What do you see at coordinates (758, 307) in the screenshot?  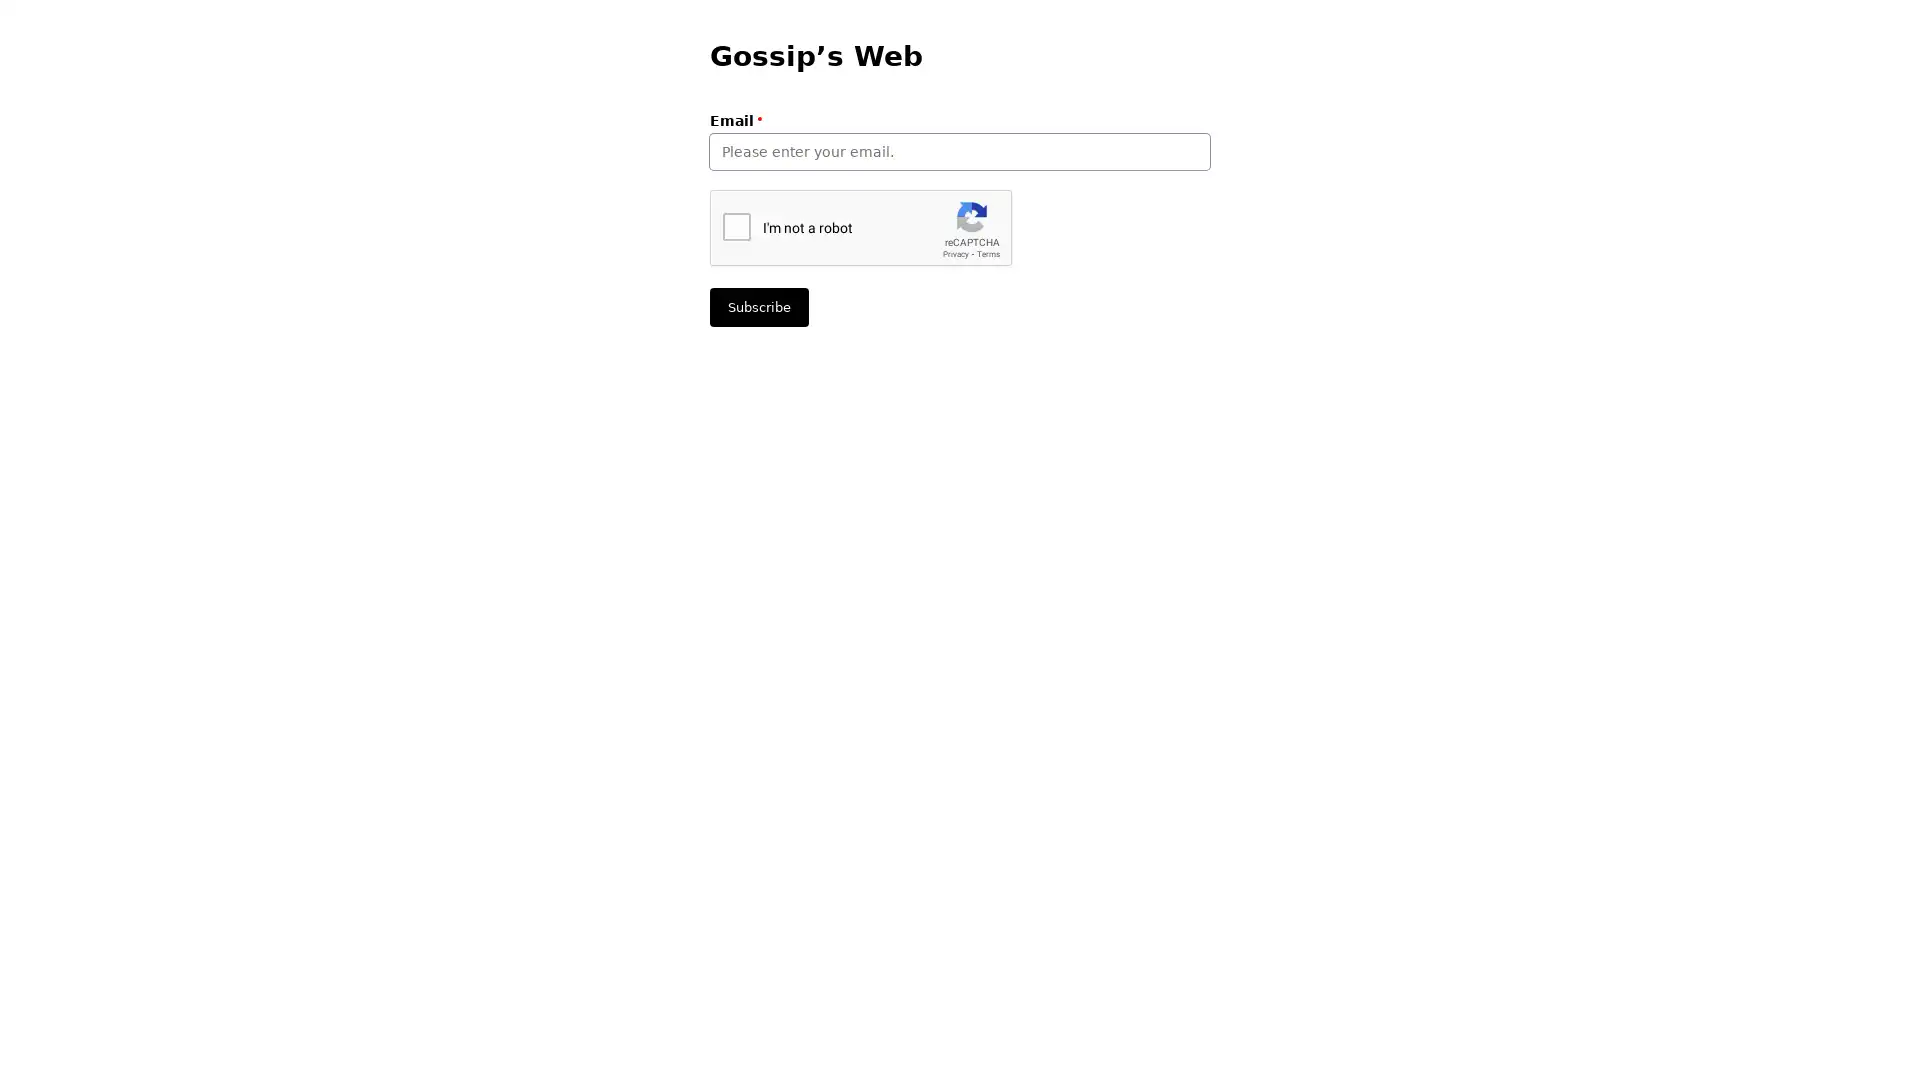 I see `Subscribe` at bounding box center [758, 307].